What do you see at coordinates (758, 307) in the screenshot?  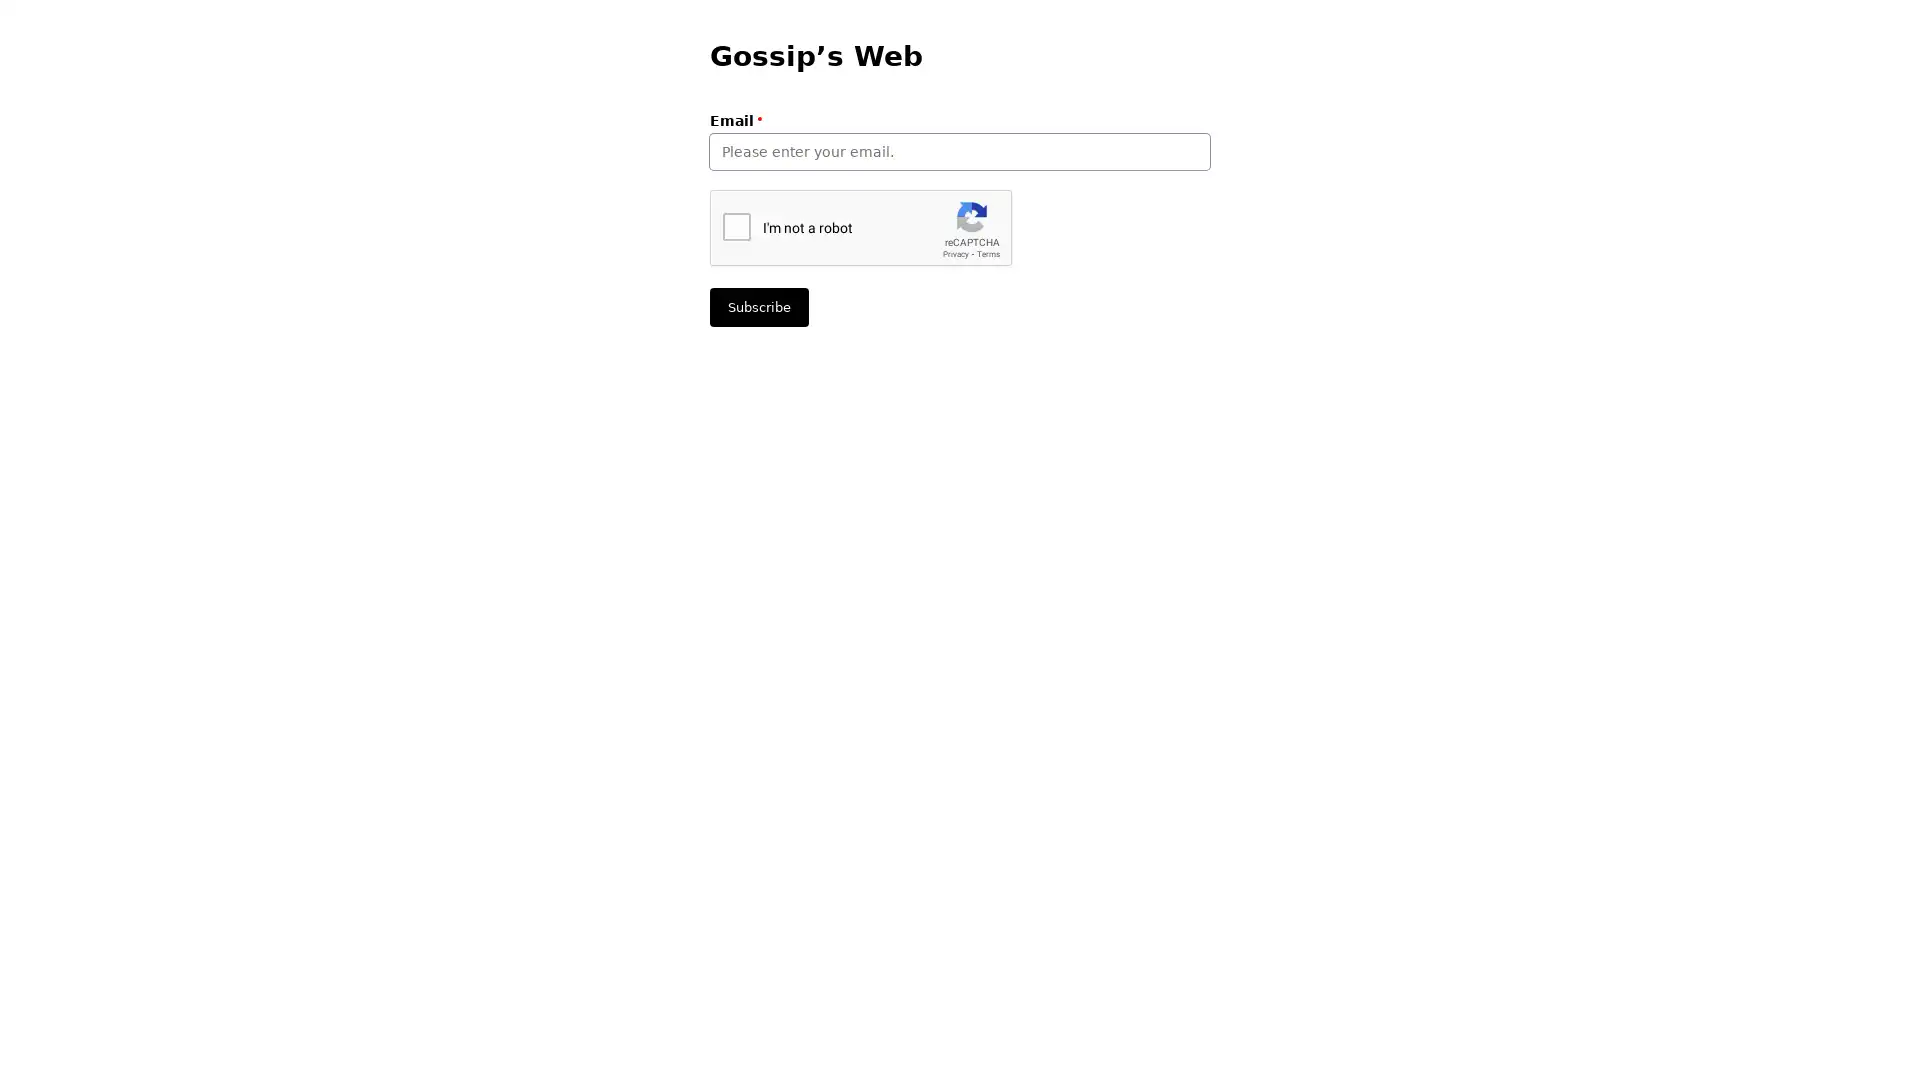 I see `Subscribe` at bounding box center [758, 307].